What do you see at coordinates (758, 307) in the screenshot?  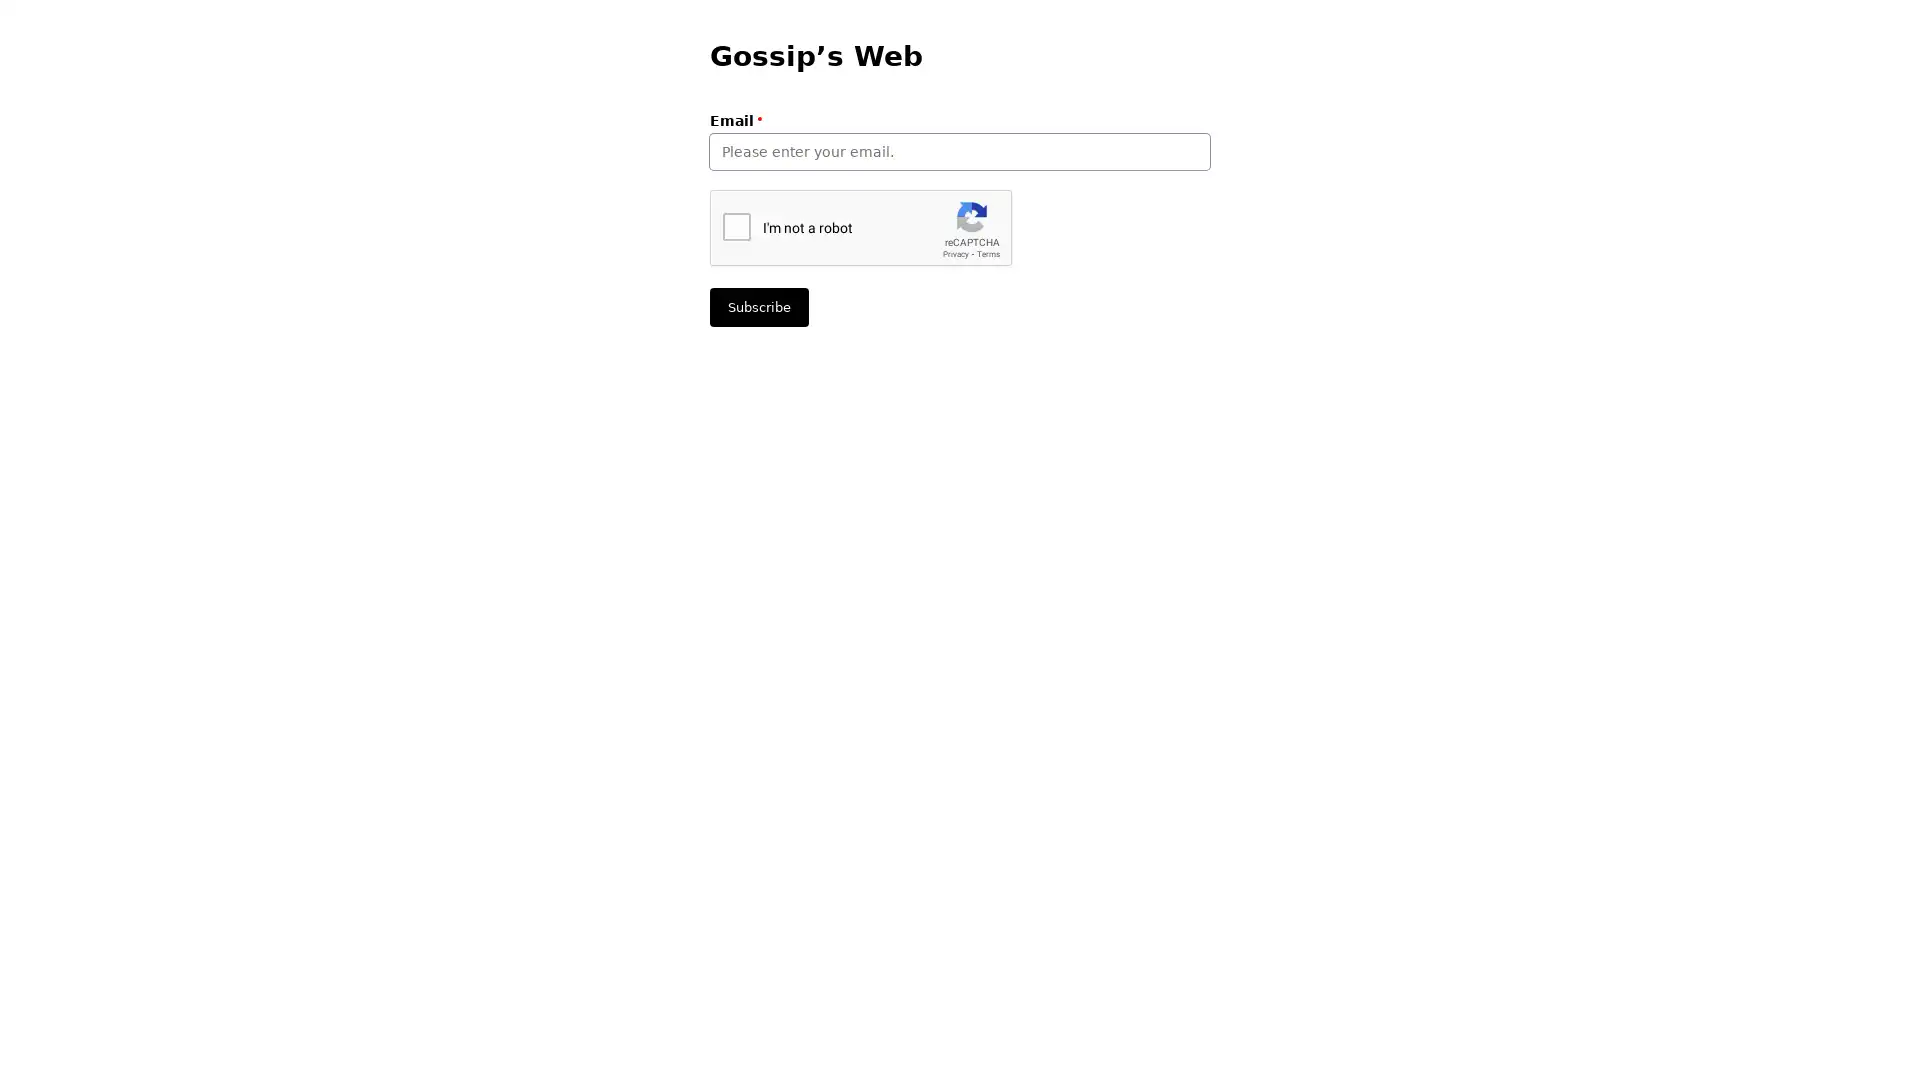 I see `Subscribe` at bounding box center [758, 307].